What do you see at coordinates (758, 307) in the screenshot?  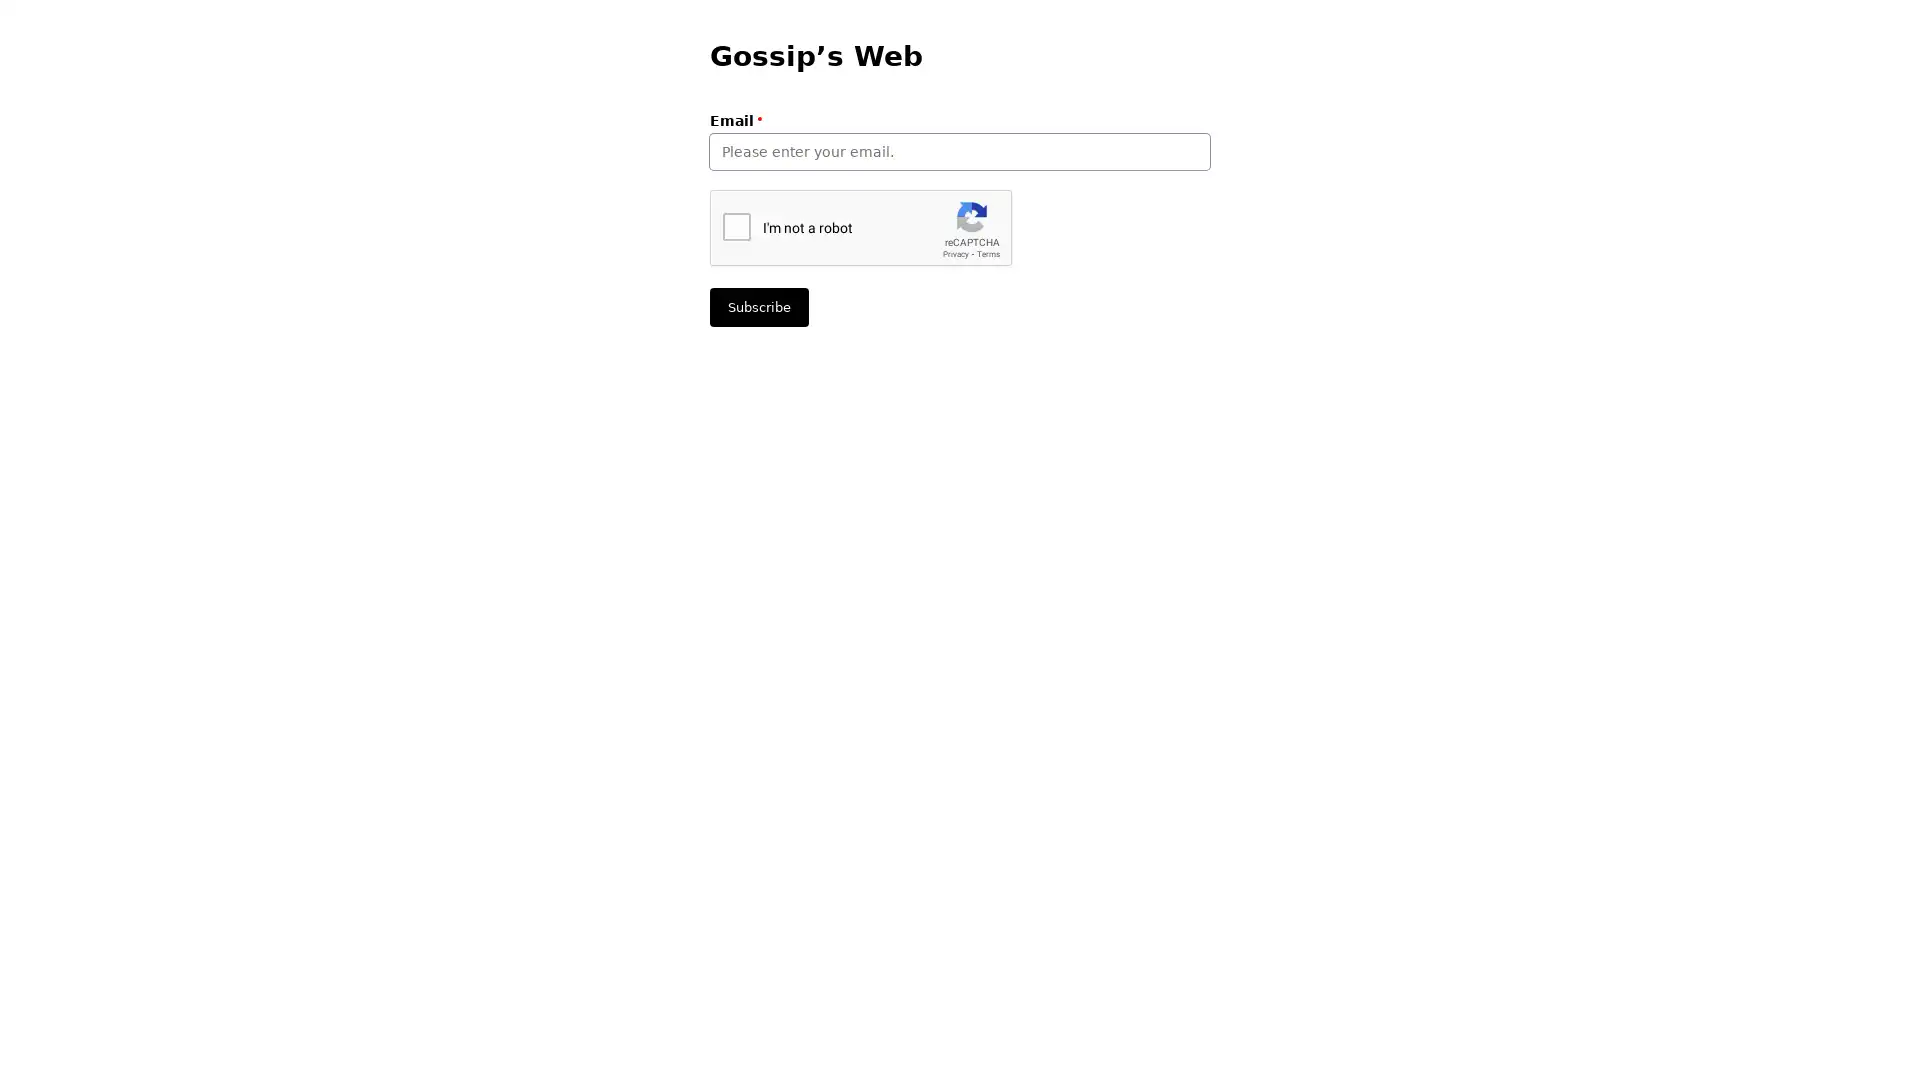 I see `Subscribe` at bounding box center [758, 307].